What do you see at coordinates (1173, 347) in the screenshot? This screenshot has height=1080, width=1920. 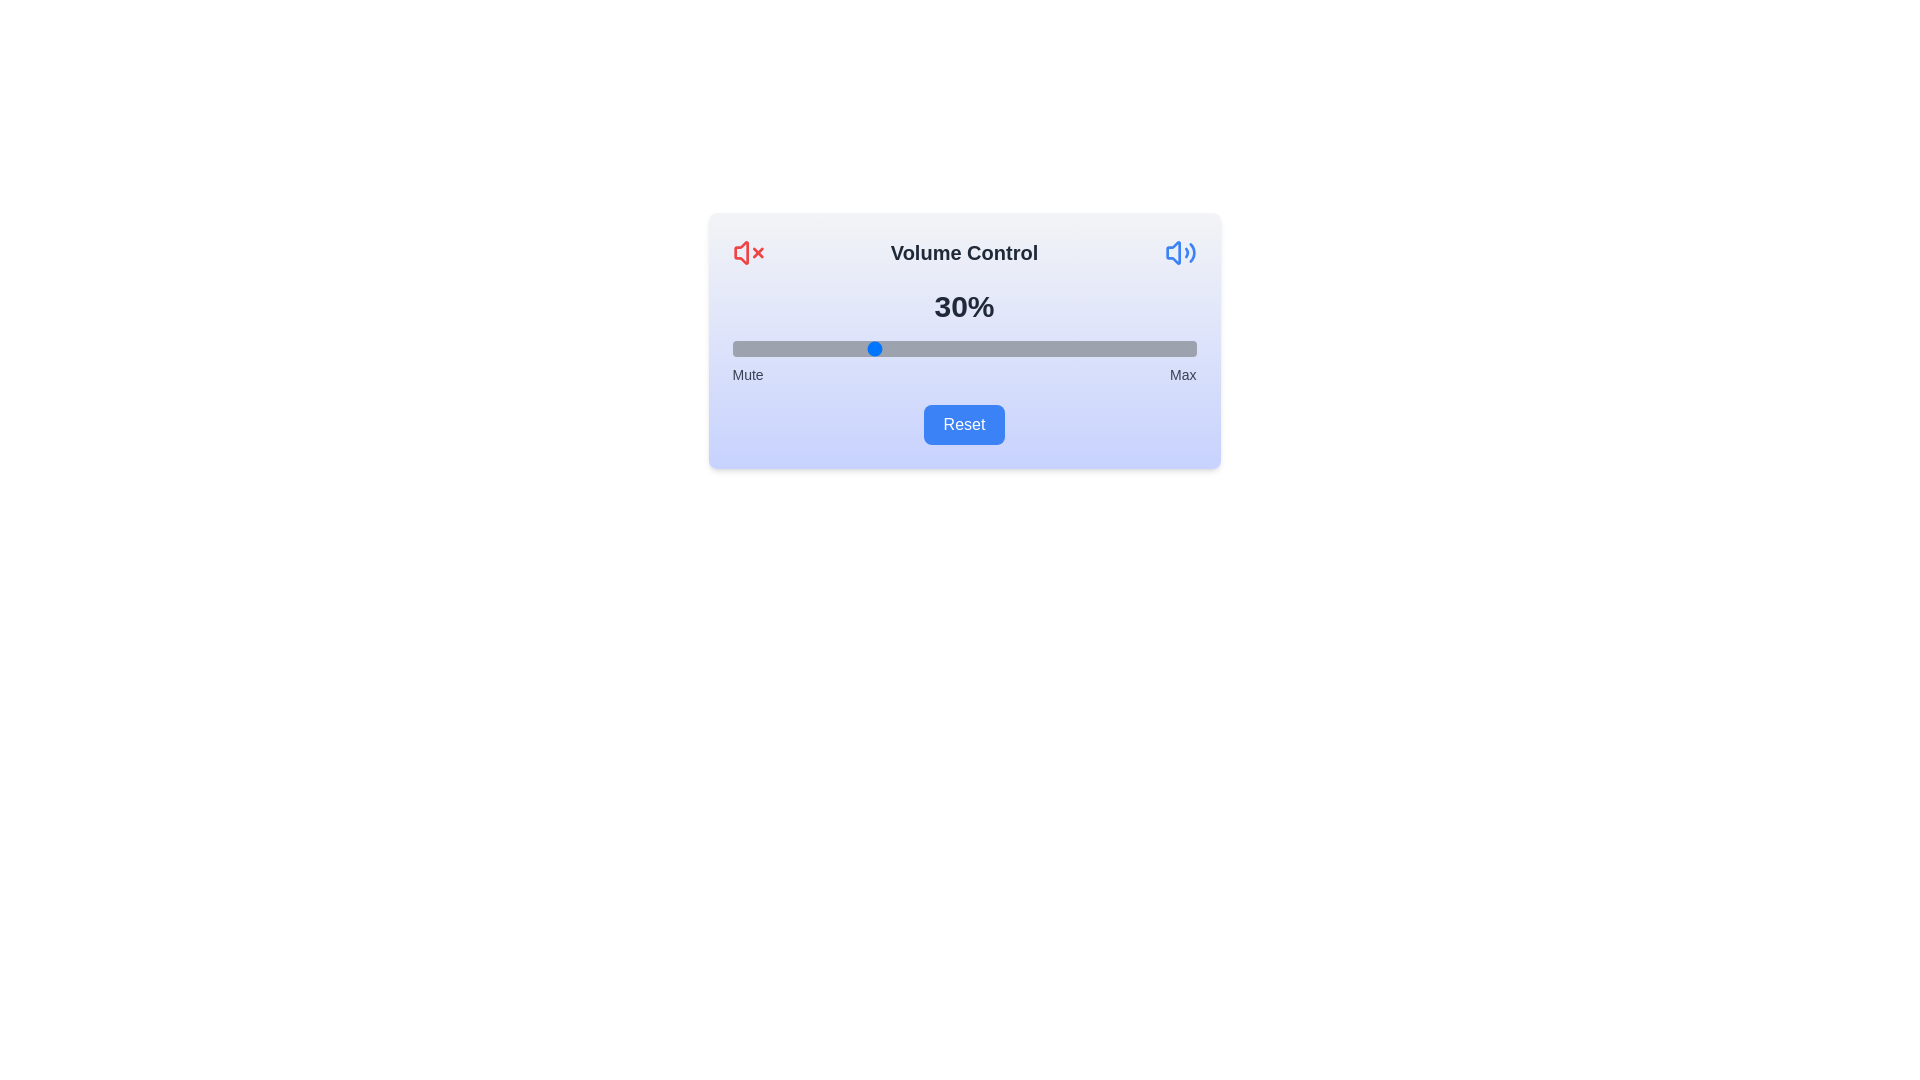 I see `the volume slider to a specific percentage, 95` at bounding box center [1173, 347].